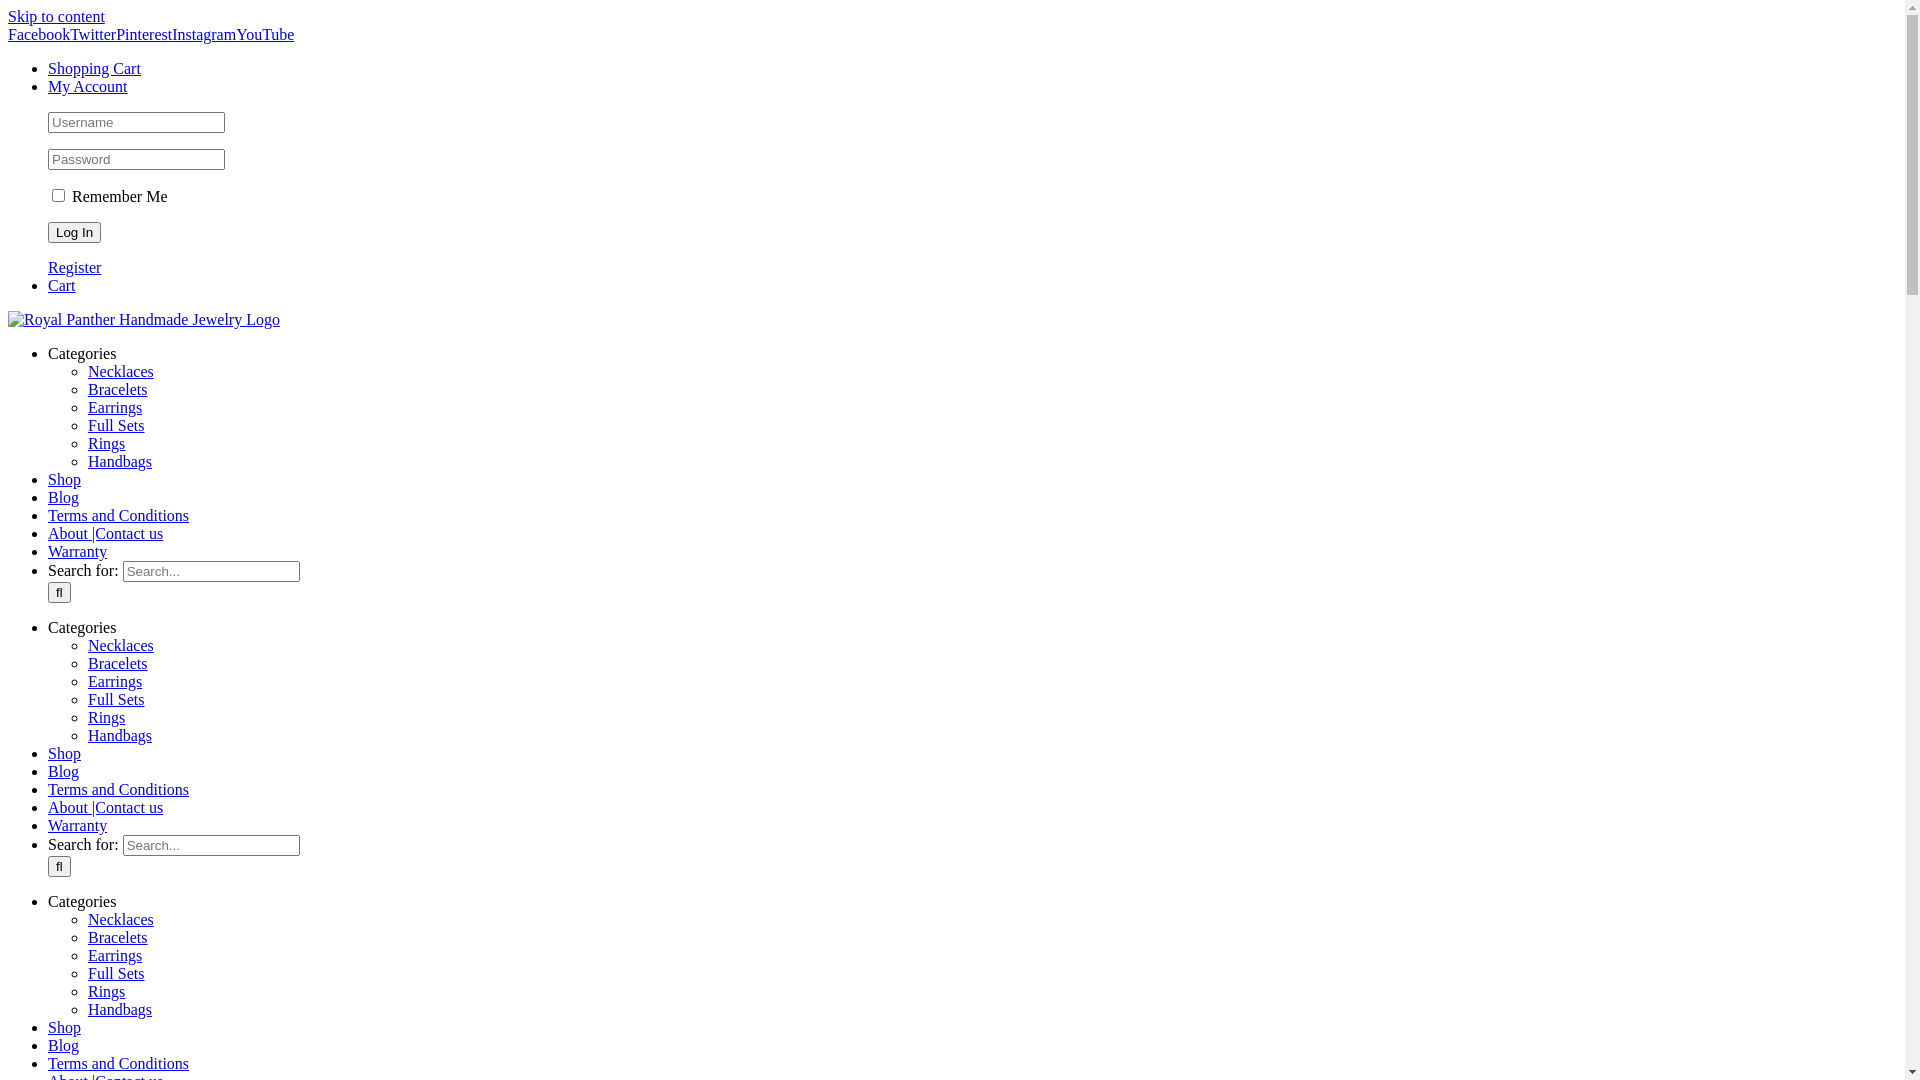 This screenshot has height=1080, width=1920. What do you see at coordinates (114, 34) in the screenshot?
I see `'Pinterest'` at bounding box center [114, 34].